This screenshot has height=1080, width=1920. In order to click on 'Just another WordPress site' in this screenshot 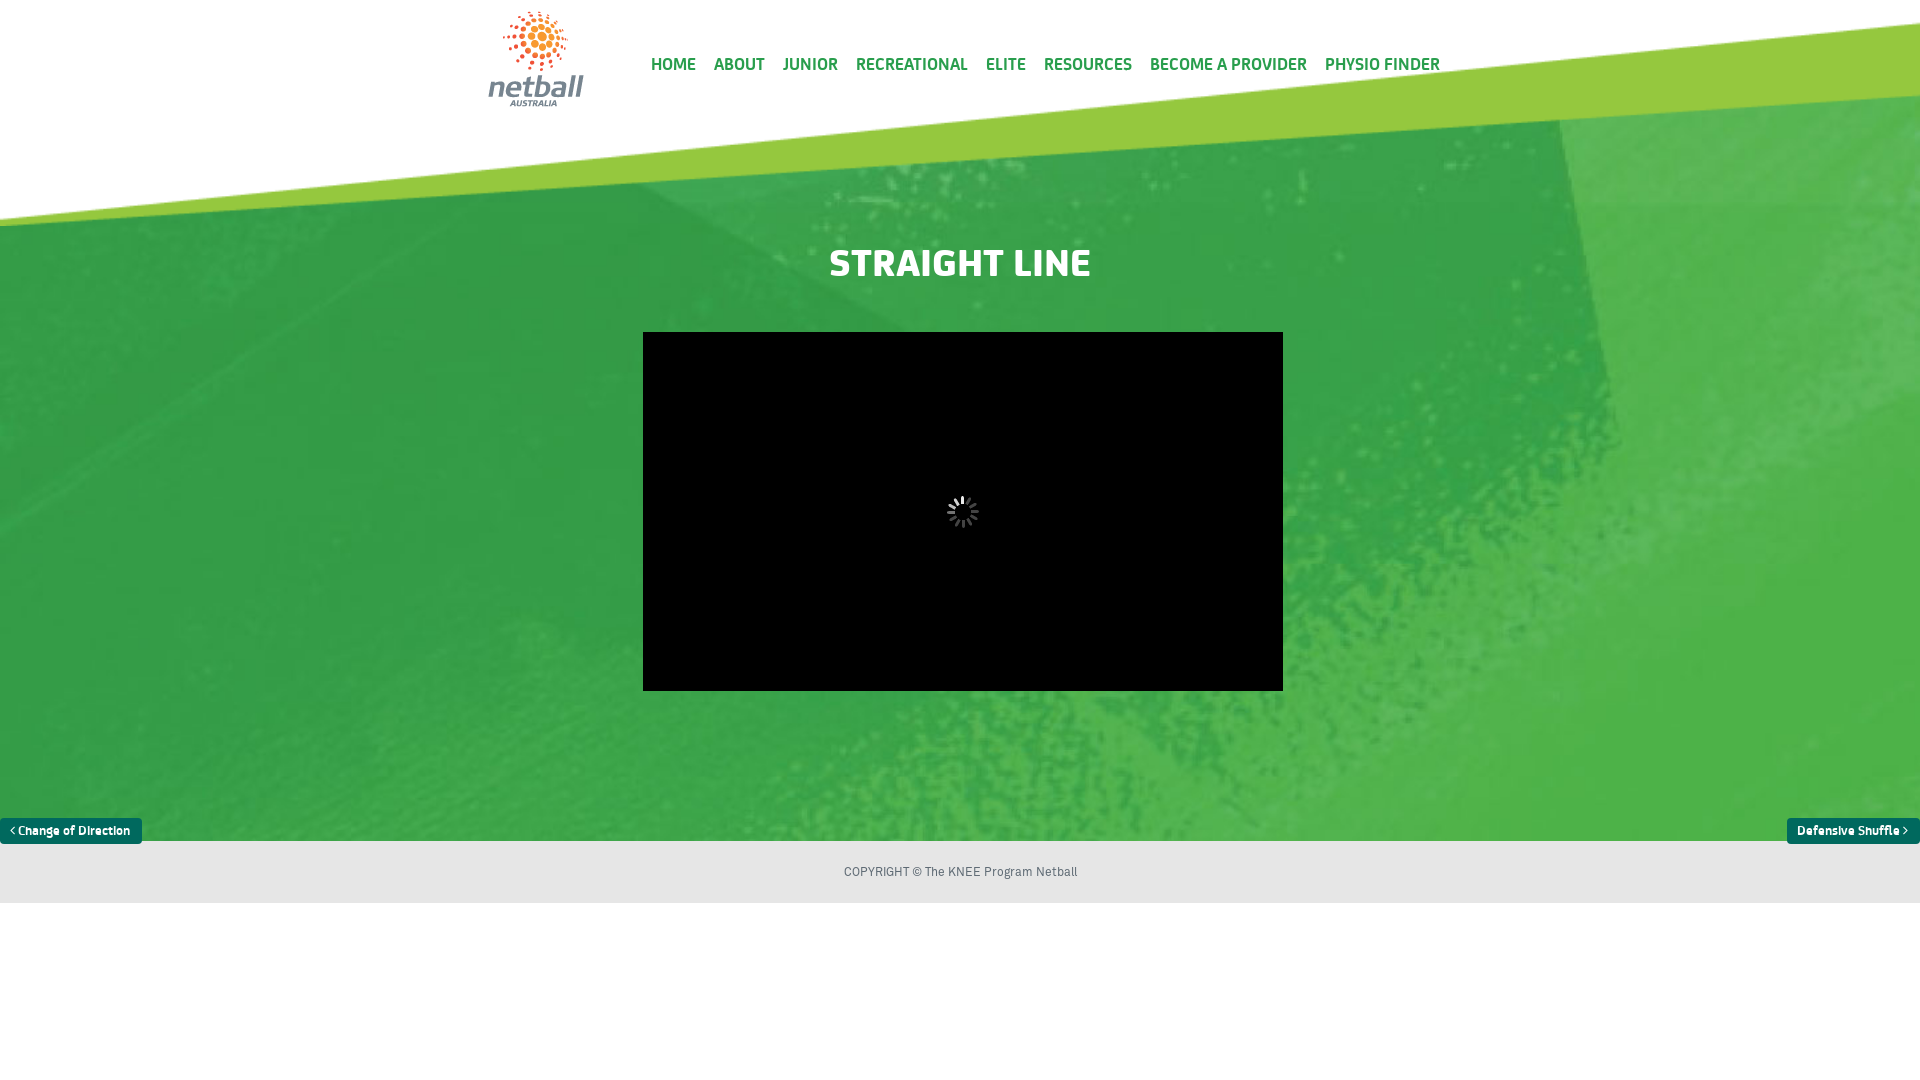, I will do `click(536, 104)`.